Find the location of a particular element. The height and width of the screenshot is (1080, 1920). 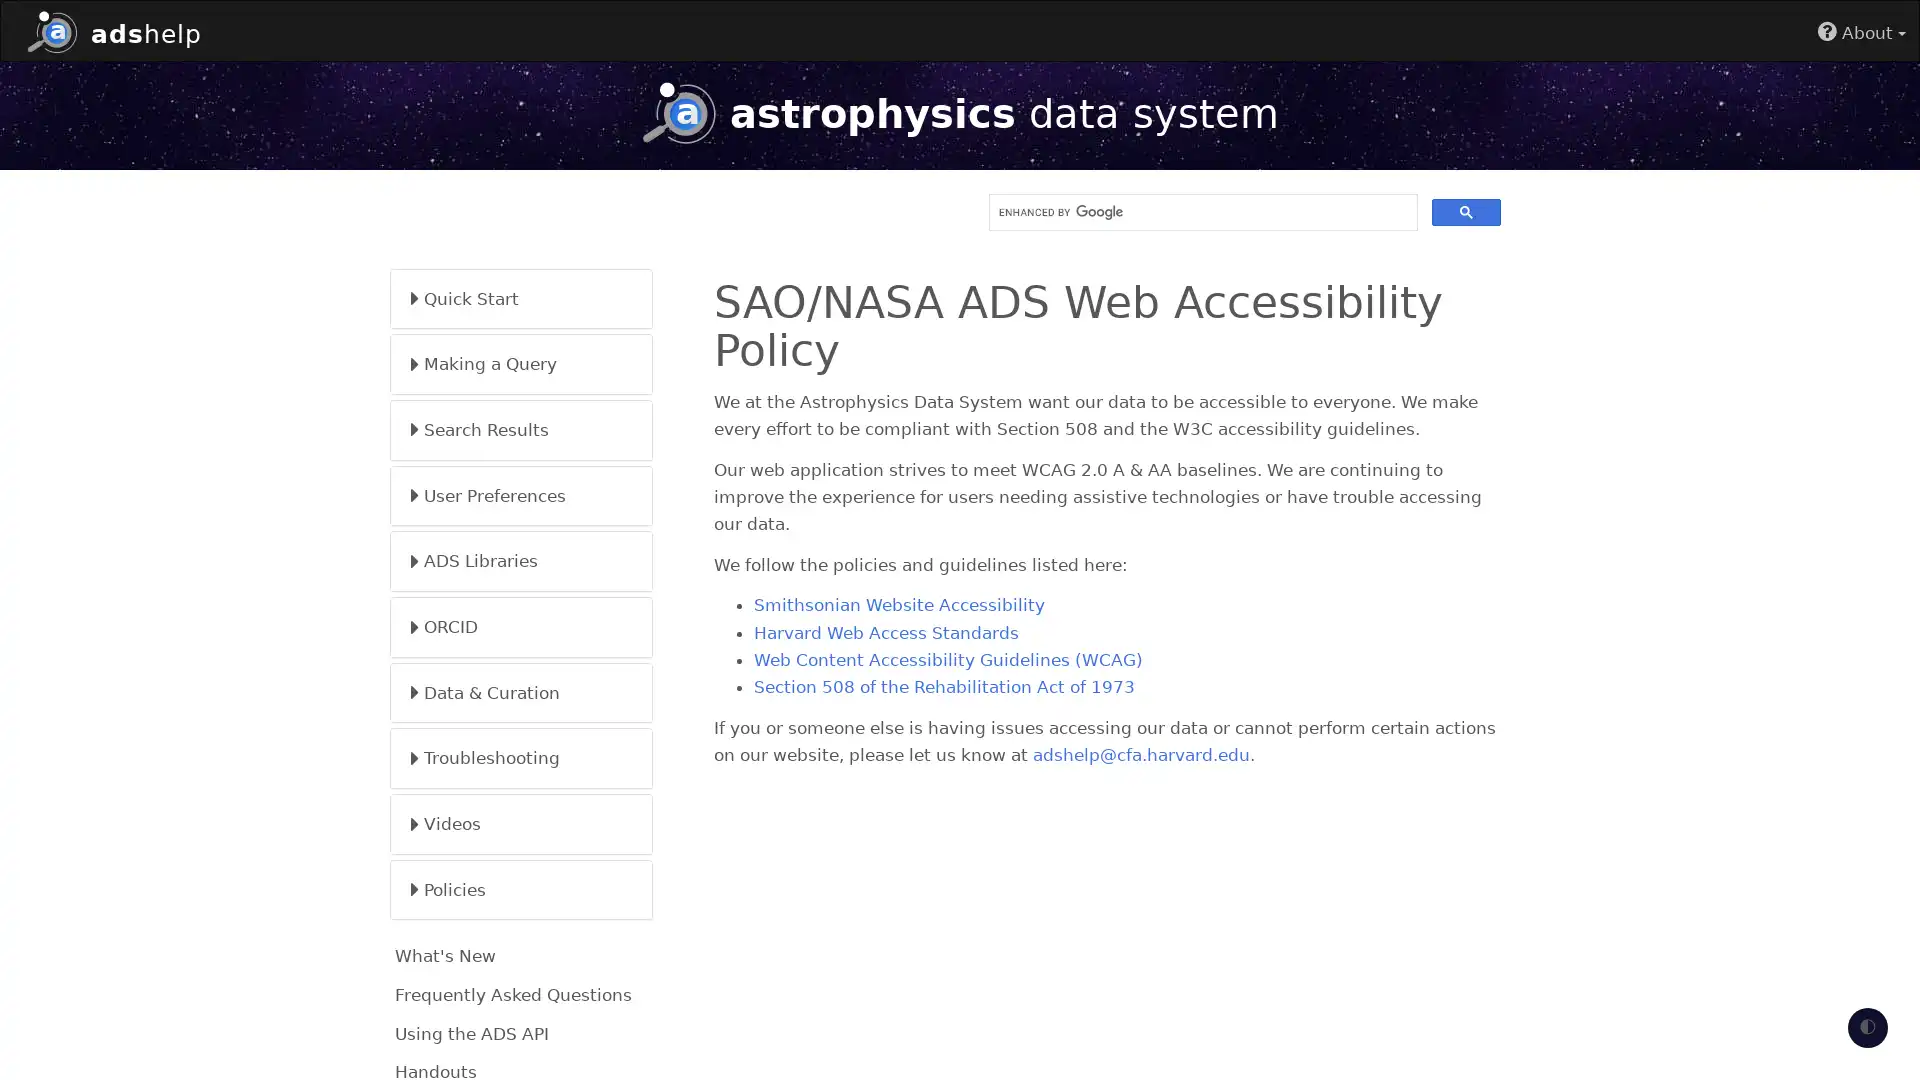

Quick Start is located at coordinates (521, 298).